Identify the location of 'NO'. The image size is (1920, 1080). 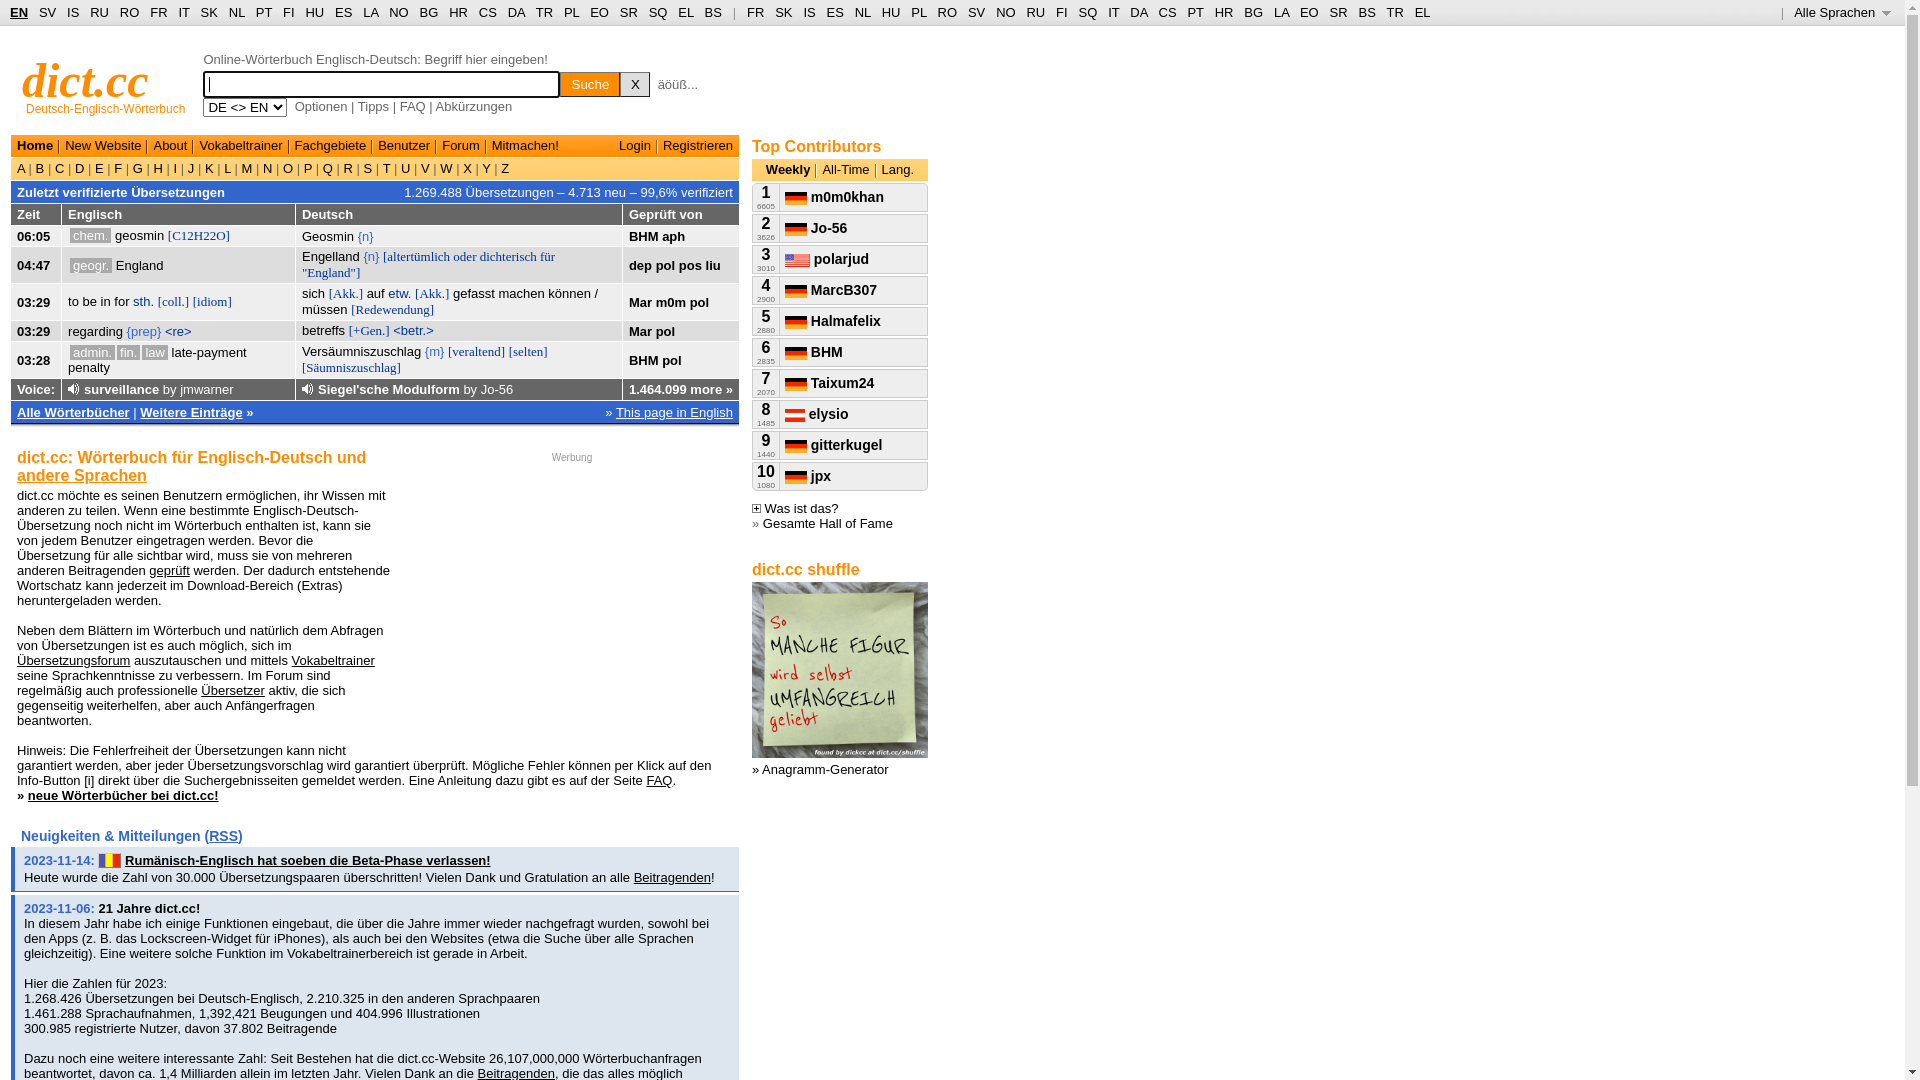
(398, 12).